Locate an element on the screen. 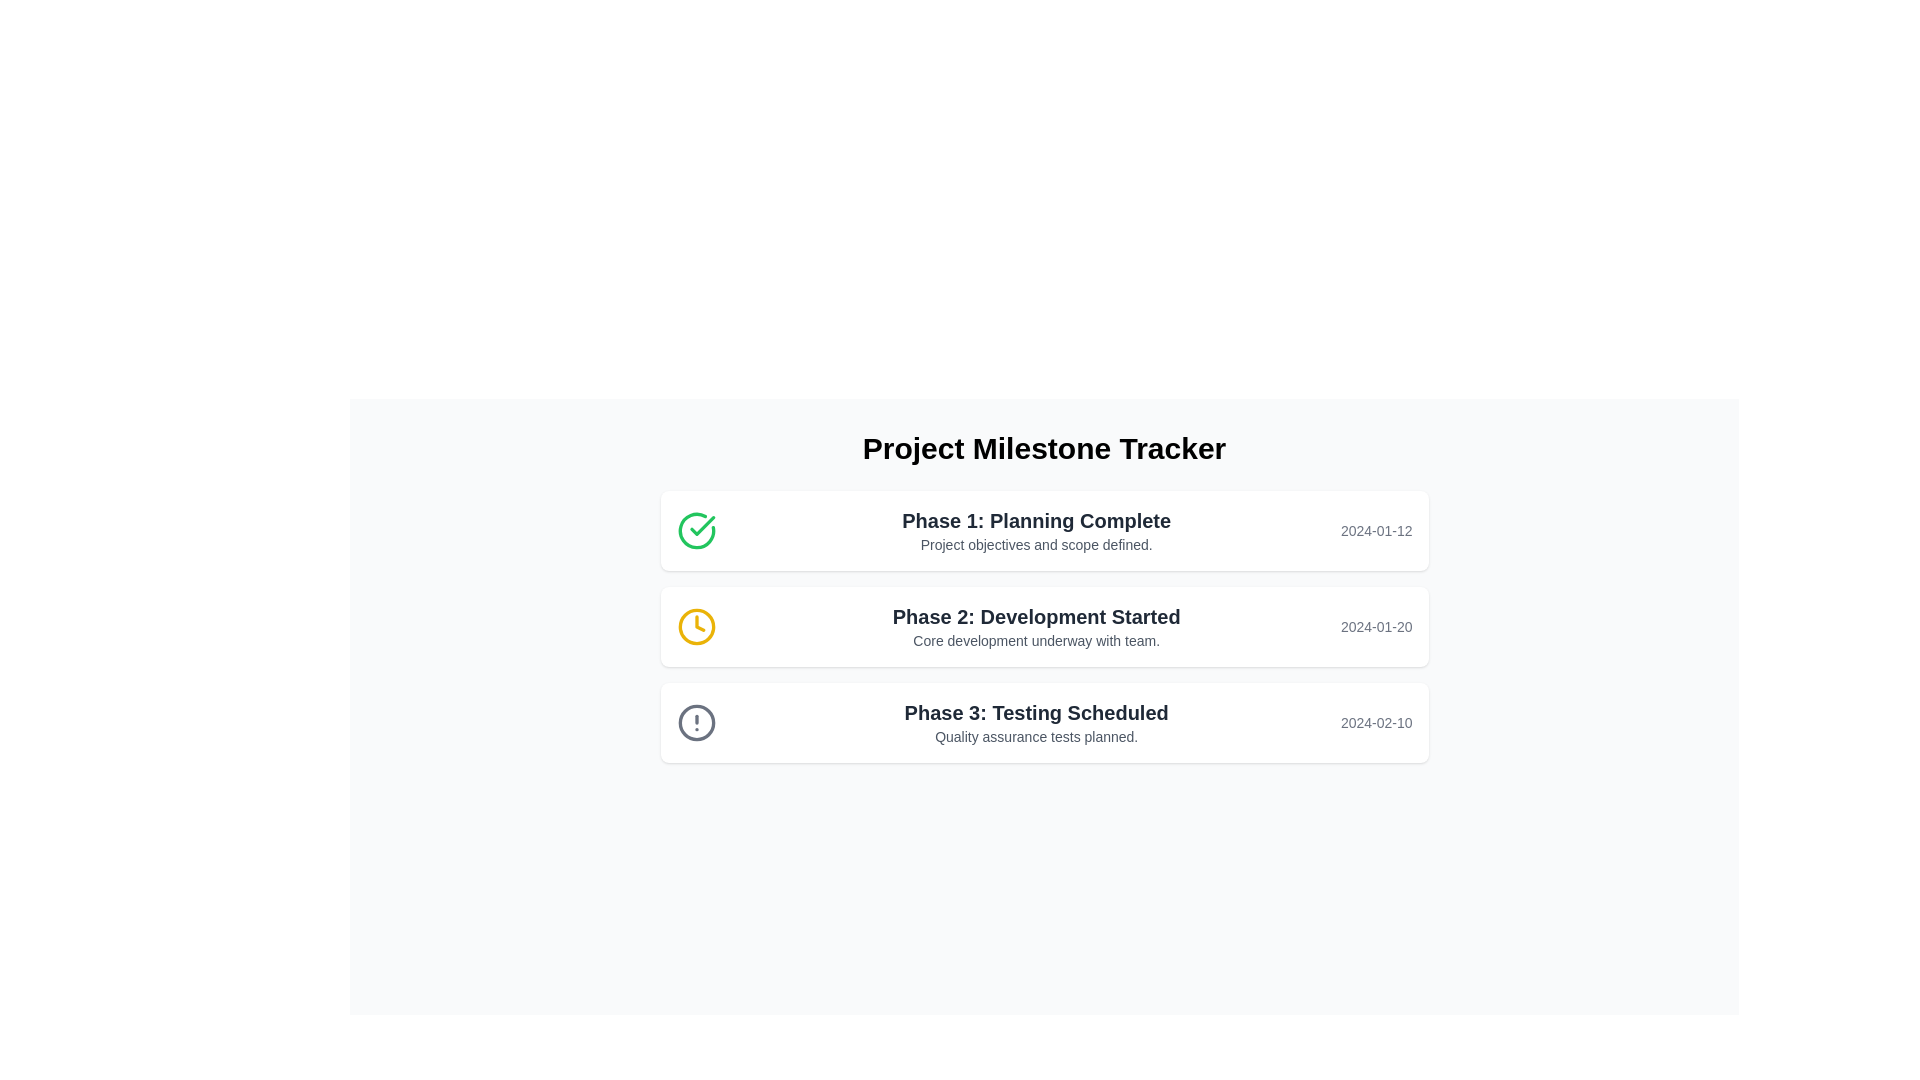  the header element displaying 'Project Milestone Tracker', which is styled as 'text-3xl font-bold' and is centrally located at the top of the layout is located at coordinates (1043, 447).